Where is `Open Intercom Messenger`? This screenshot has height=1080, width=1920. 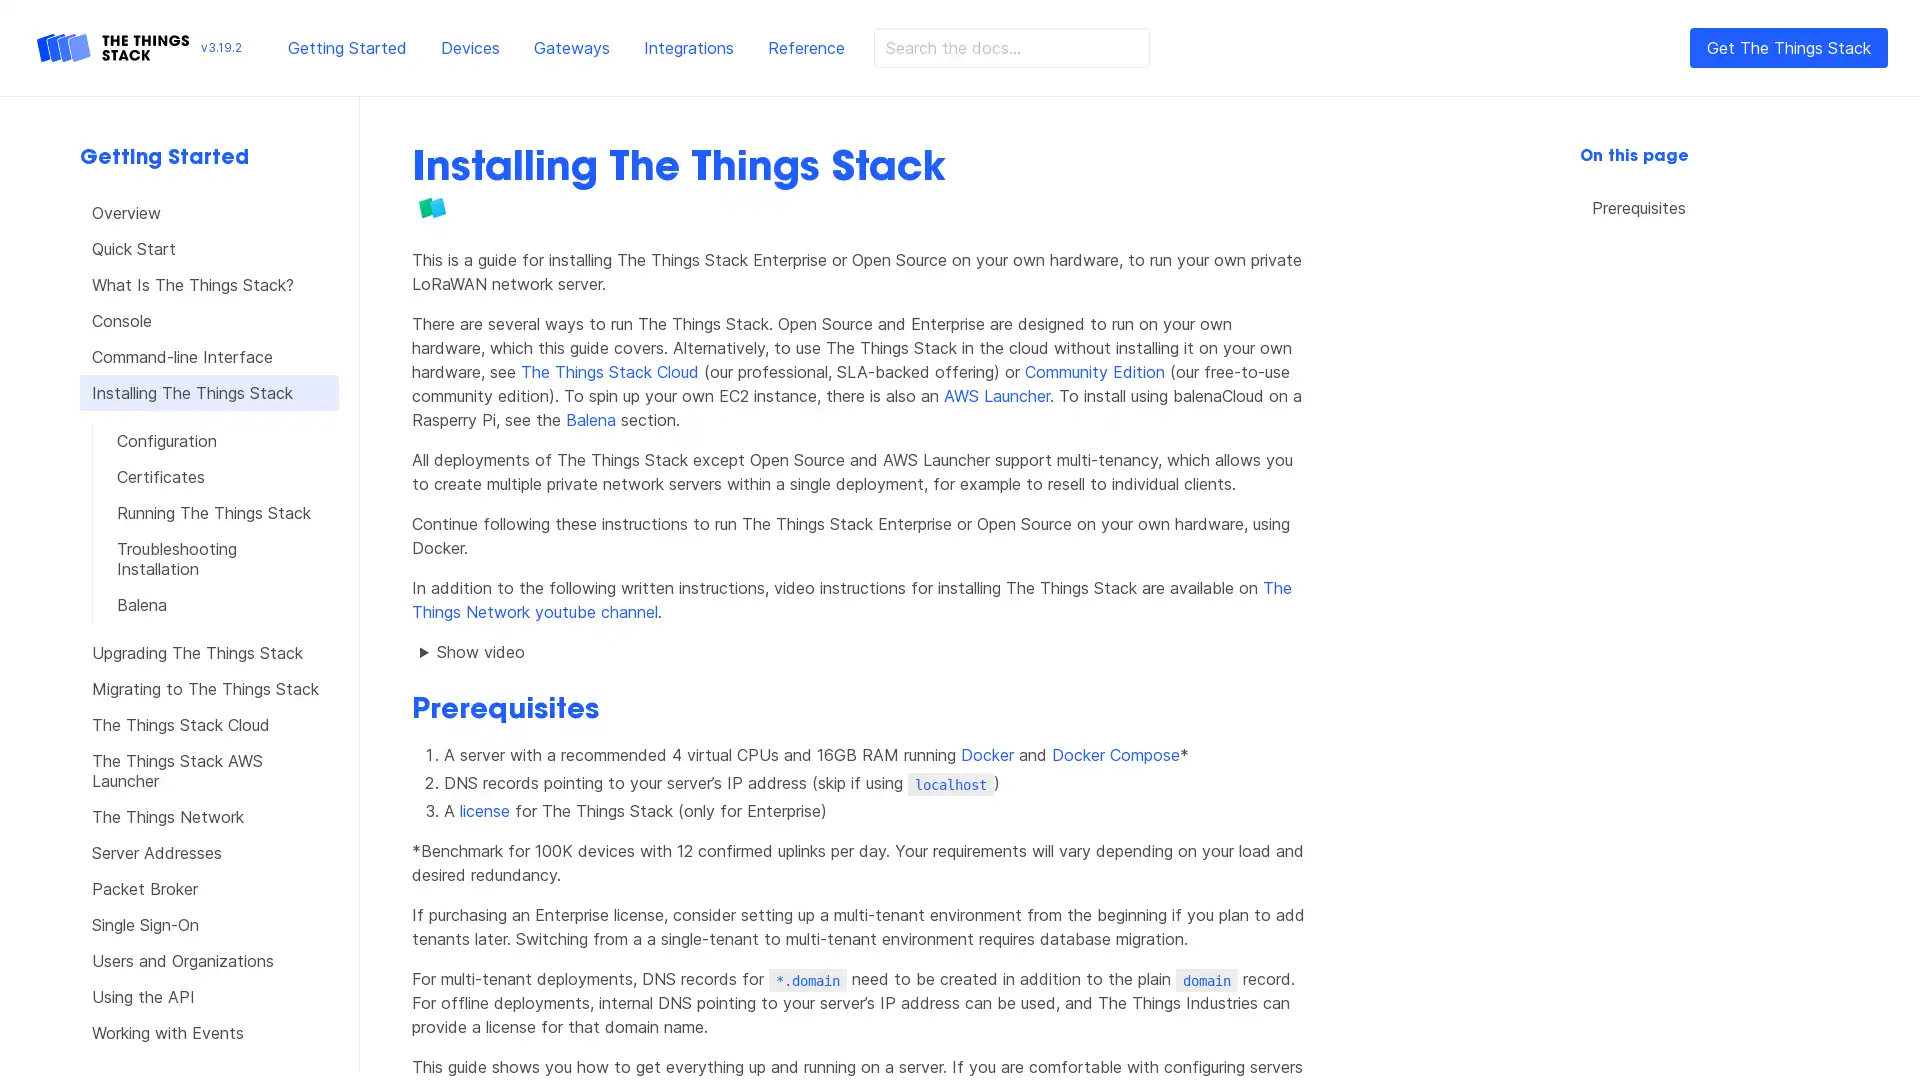
Open Intercom Messenger is located at coordinates (1869, 1029).